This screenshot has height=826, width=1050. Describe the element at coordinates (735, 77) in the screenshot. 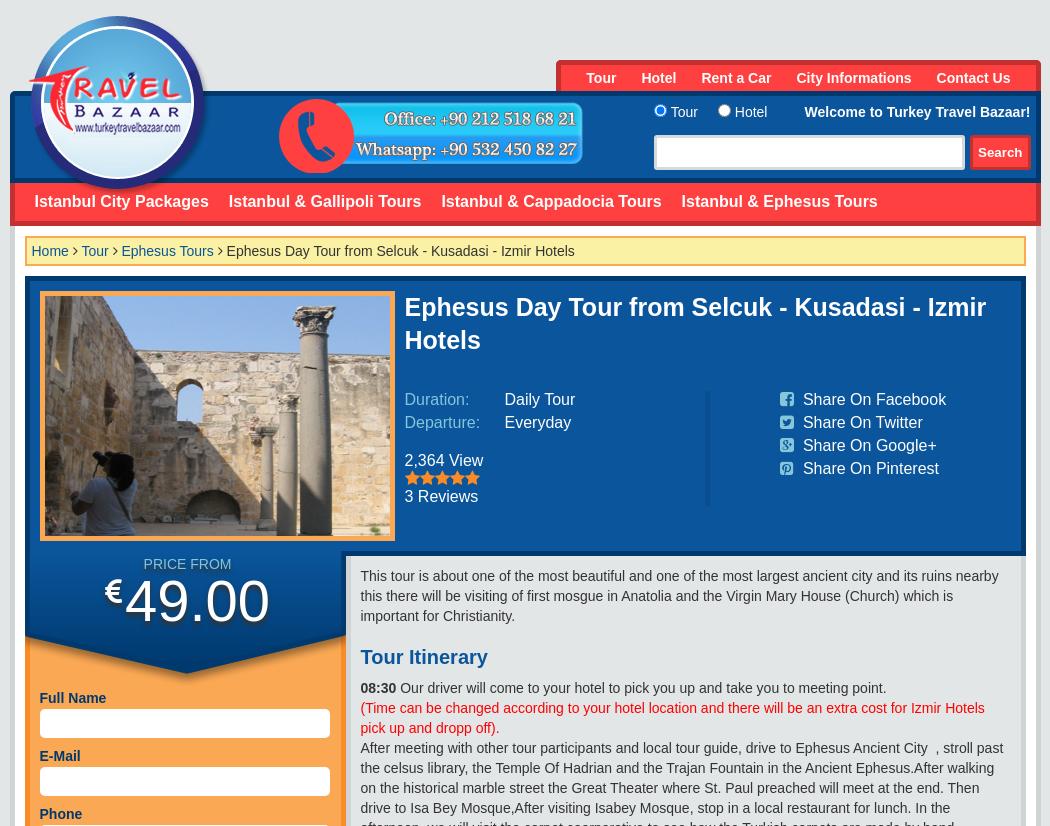

I see `'Rent a Car'` at that location.